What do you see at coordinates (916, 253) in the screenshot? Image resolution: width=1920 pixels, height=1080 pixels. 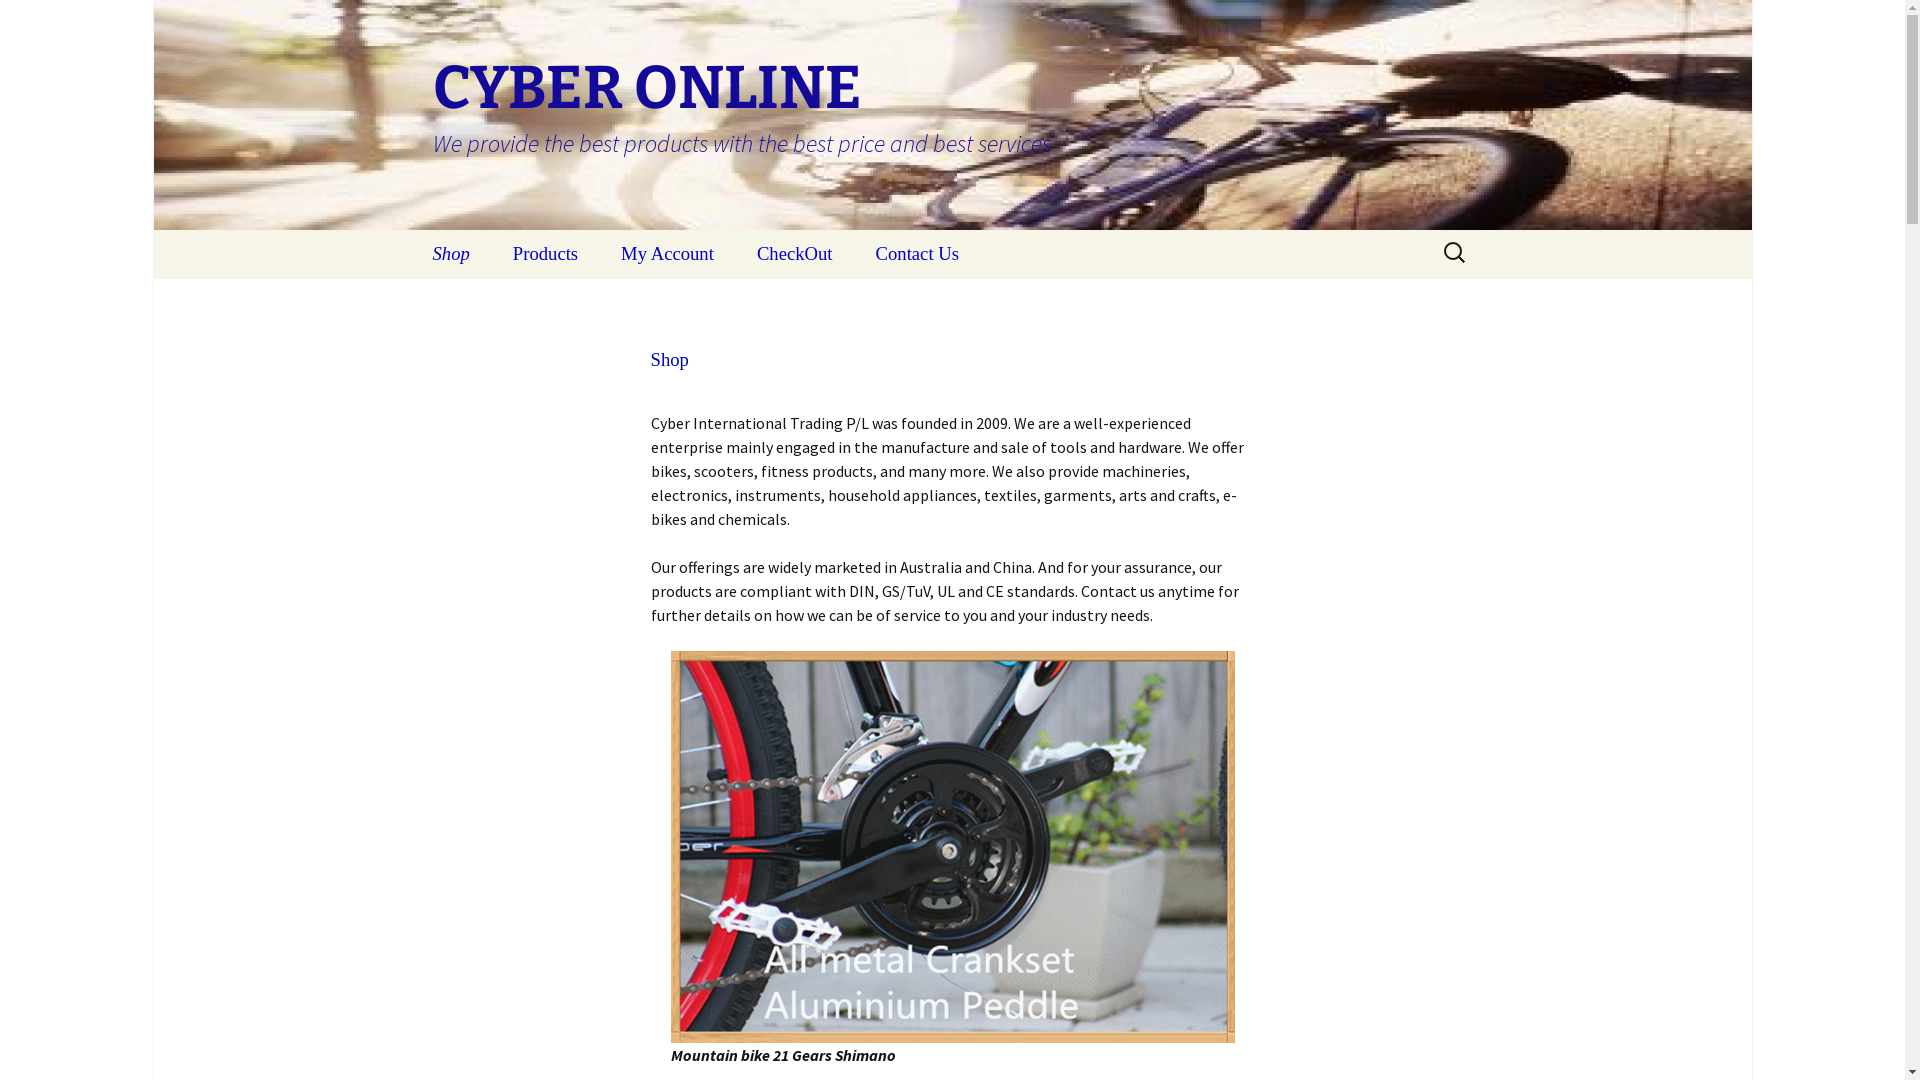 I see `'Contact Us'` at bounding box center [916, 253].